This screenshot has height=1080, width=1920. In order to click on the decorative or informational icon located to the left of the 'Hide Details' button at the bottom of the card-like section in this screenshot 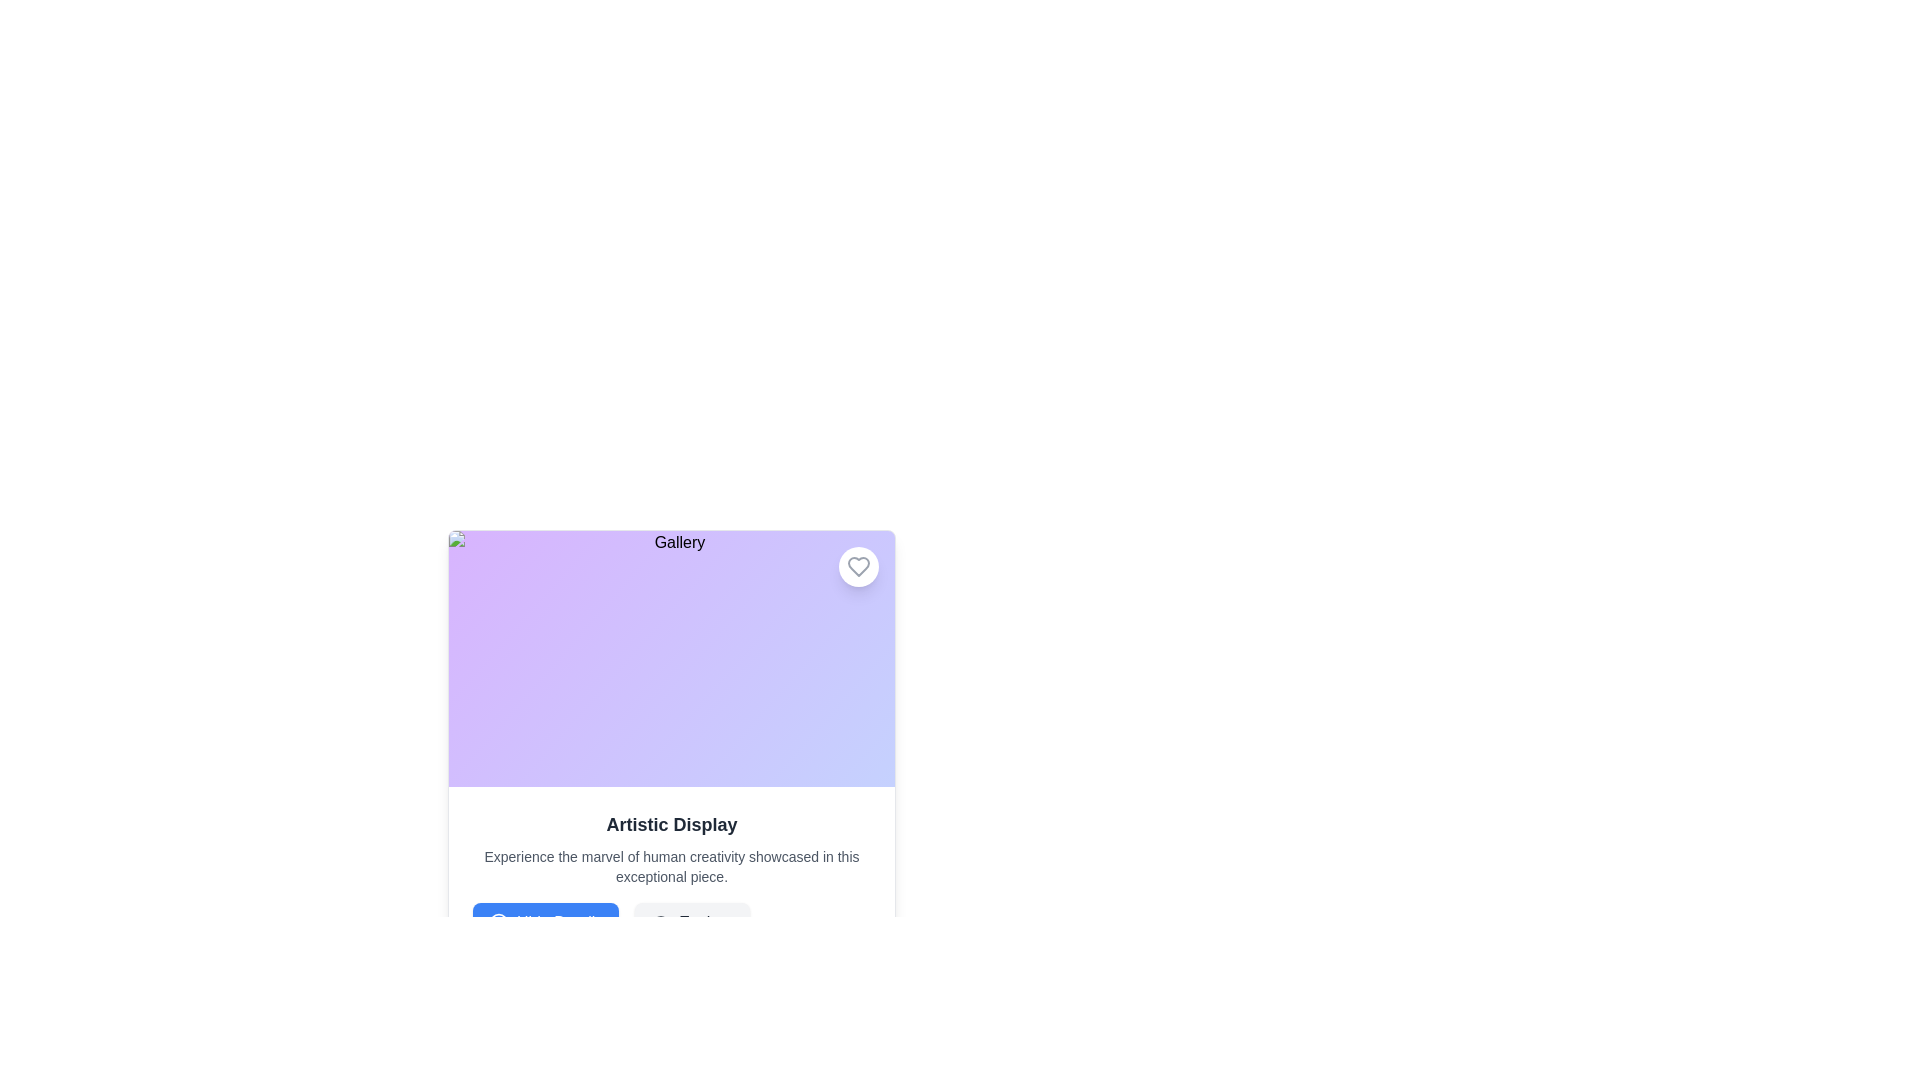, I will do `click(499, 922)`.